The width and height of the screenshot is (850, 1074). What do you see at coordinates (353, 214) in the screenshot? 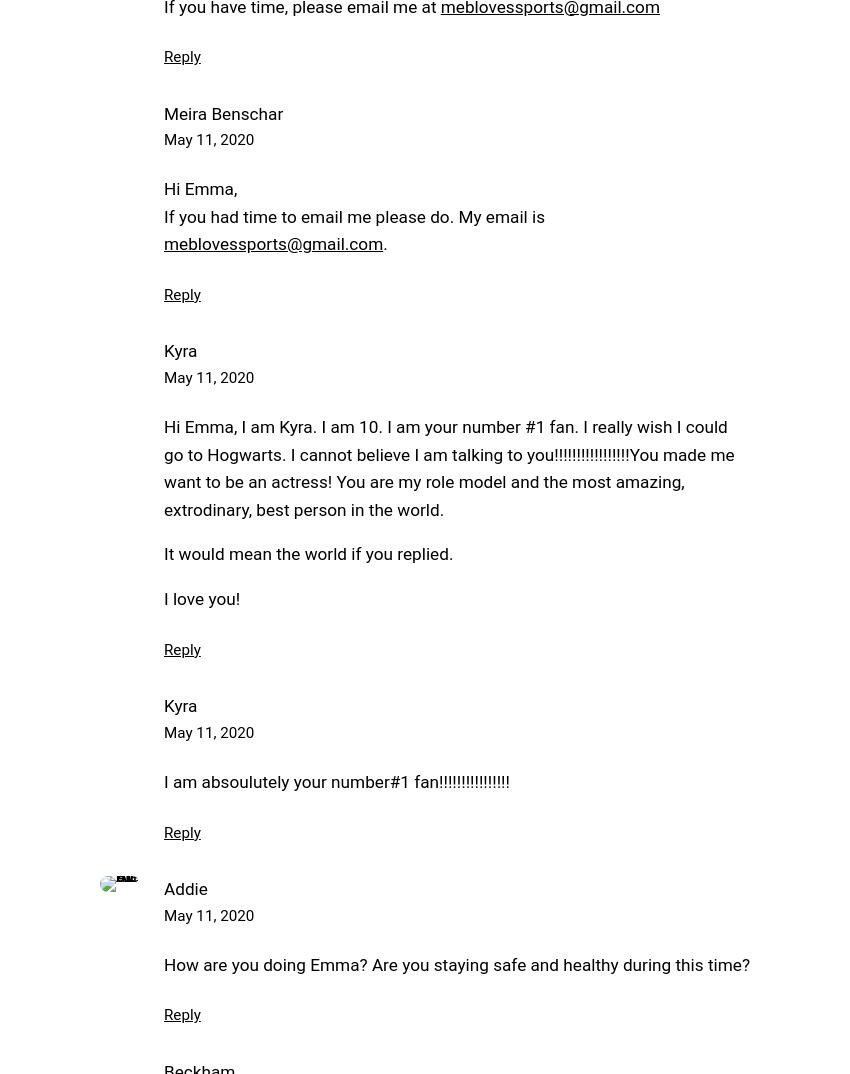
I see `'If you had time to email me please do. My email is'` at bounding box center [353, 214].